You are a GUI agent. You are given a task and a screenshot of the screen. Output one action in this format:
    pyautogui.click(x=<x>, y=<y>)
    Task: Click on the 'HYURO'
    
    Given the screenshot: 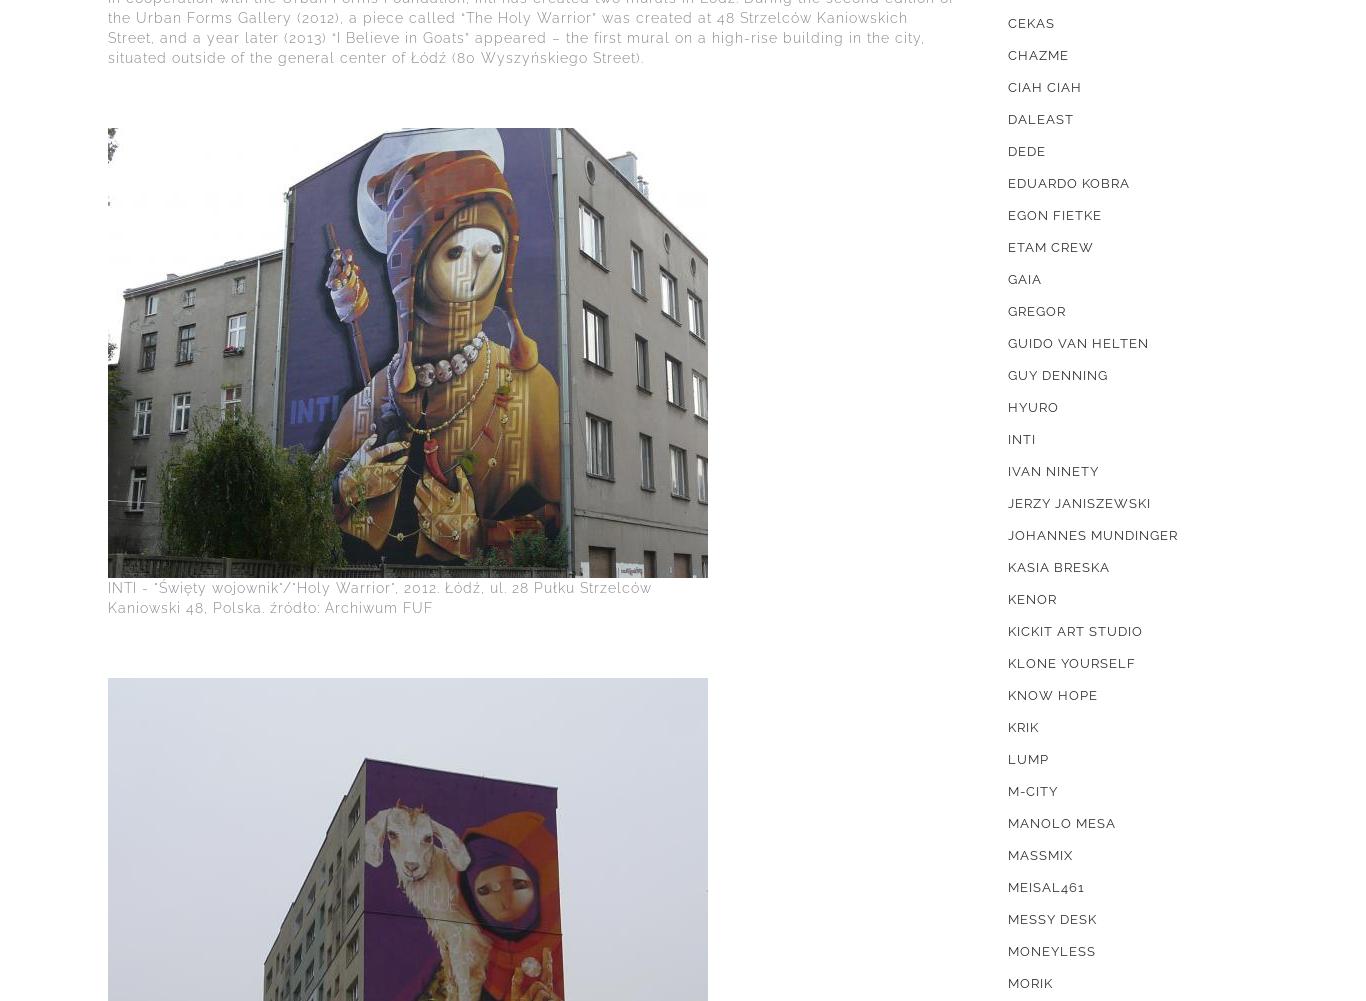 What is the action you would take?
    pyautogui.click(x=1007, y=406)
    